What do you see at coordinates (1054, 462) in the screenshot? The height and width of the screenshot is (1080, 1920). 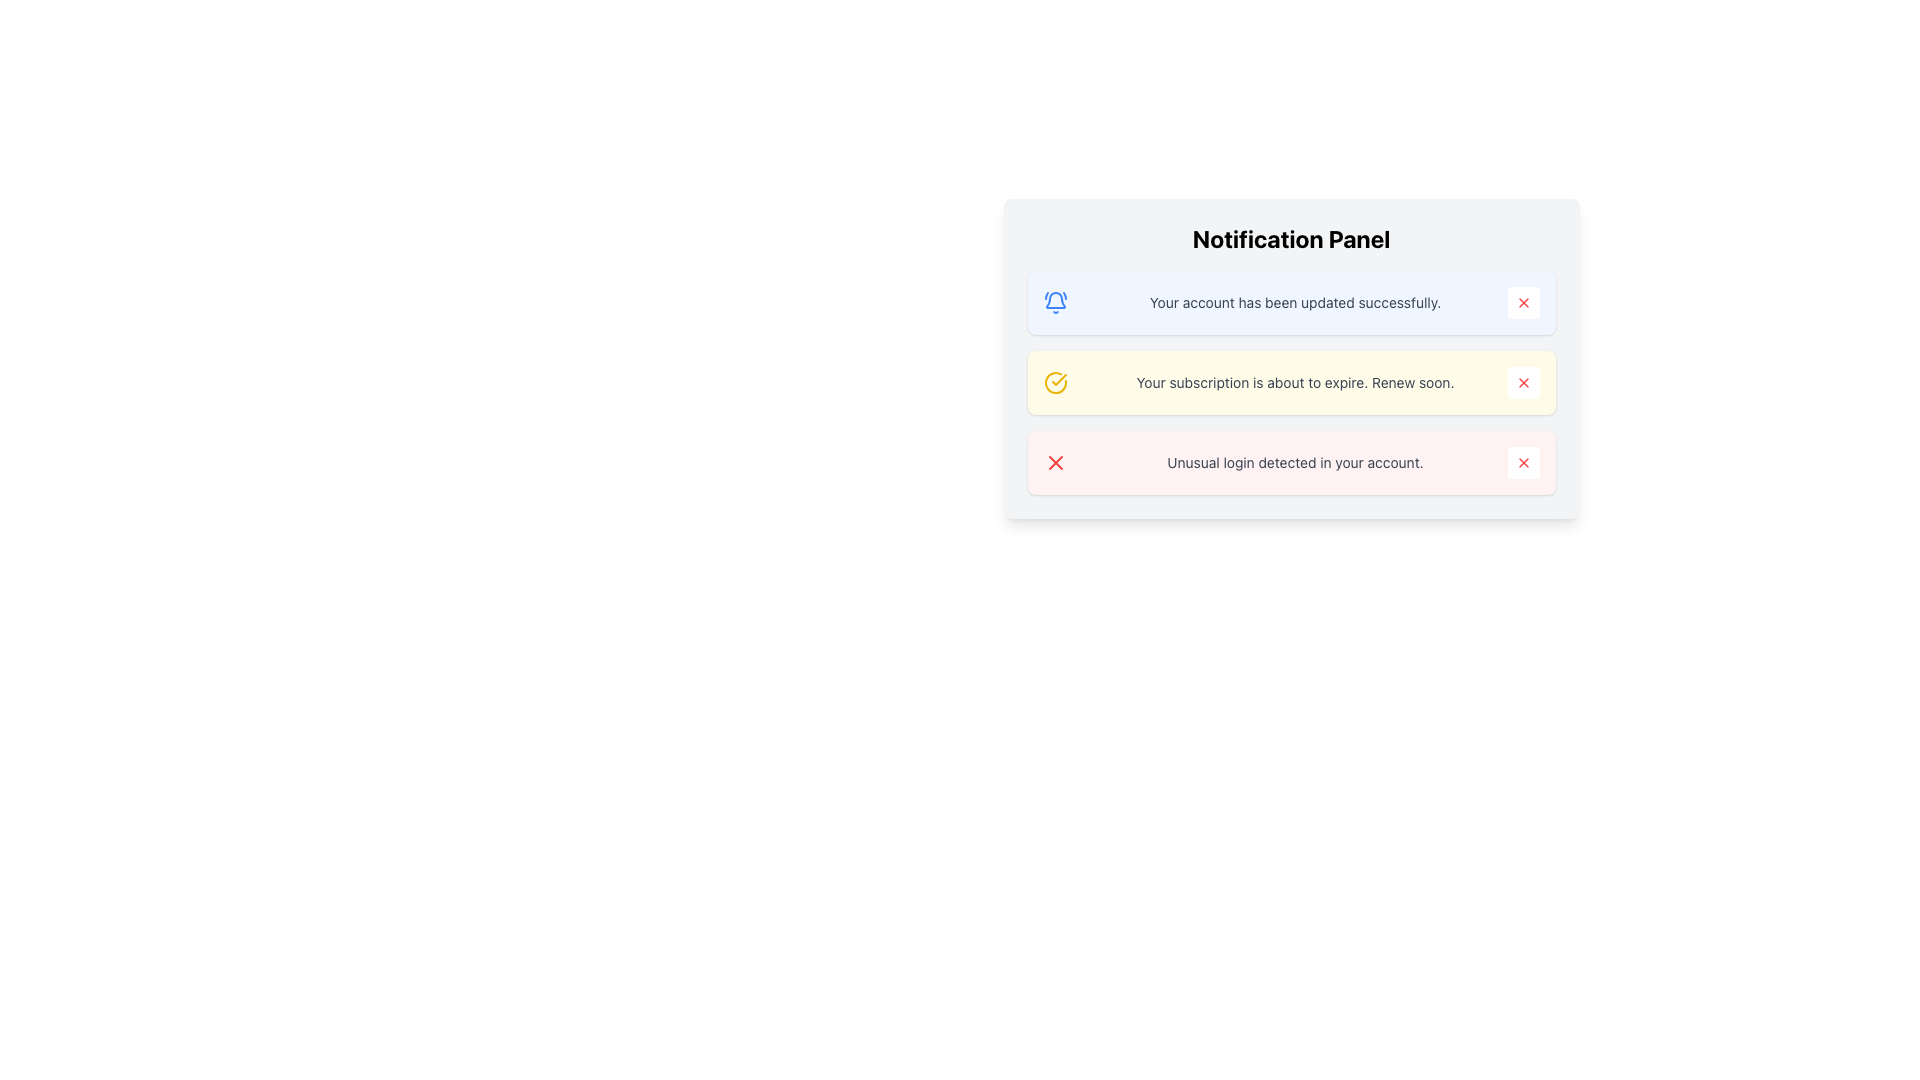 I see `the error or warning icon in the third notification of the vertically stacked notification panel, which is located to the left of the text 'Unusual login detected in your account.'` at bounding box center [1054, 462].